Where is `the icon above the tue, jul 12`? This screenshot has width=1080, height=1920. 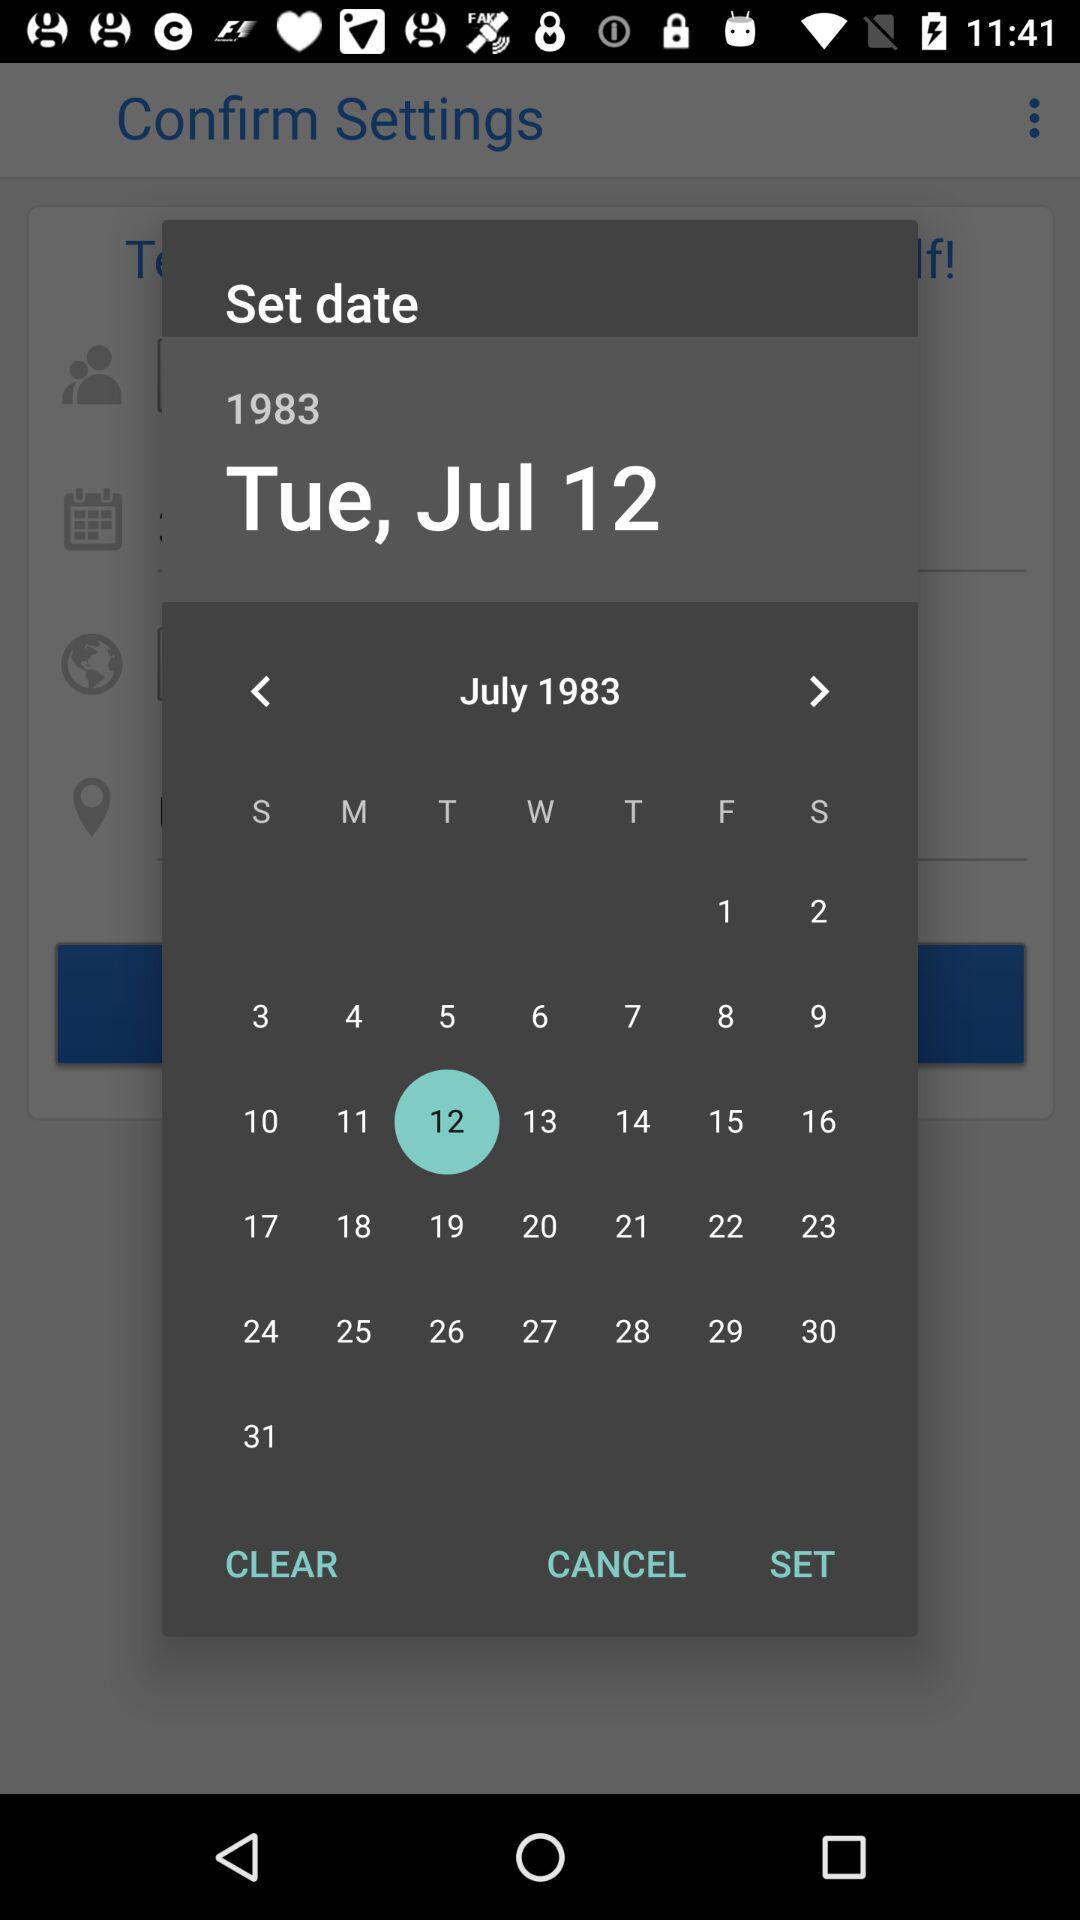
the icon above the tue, jul 12 is located at coordinates (540, 386).